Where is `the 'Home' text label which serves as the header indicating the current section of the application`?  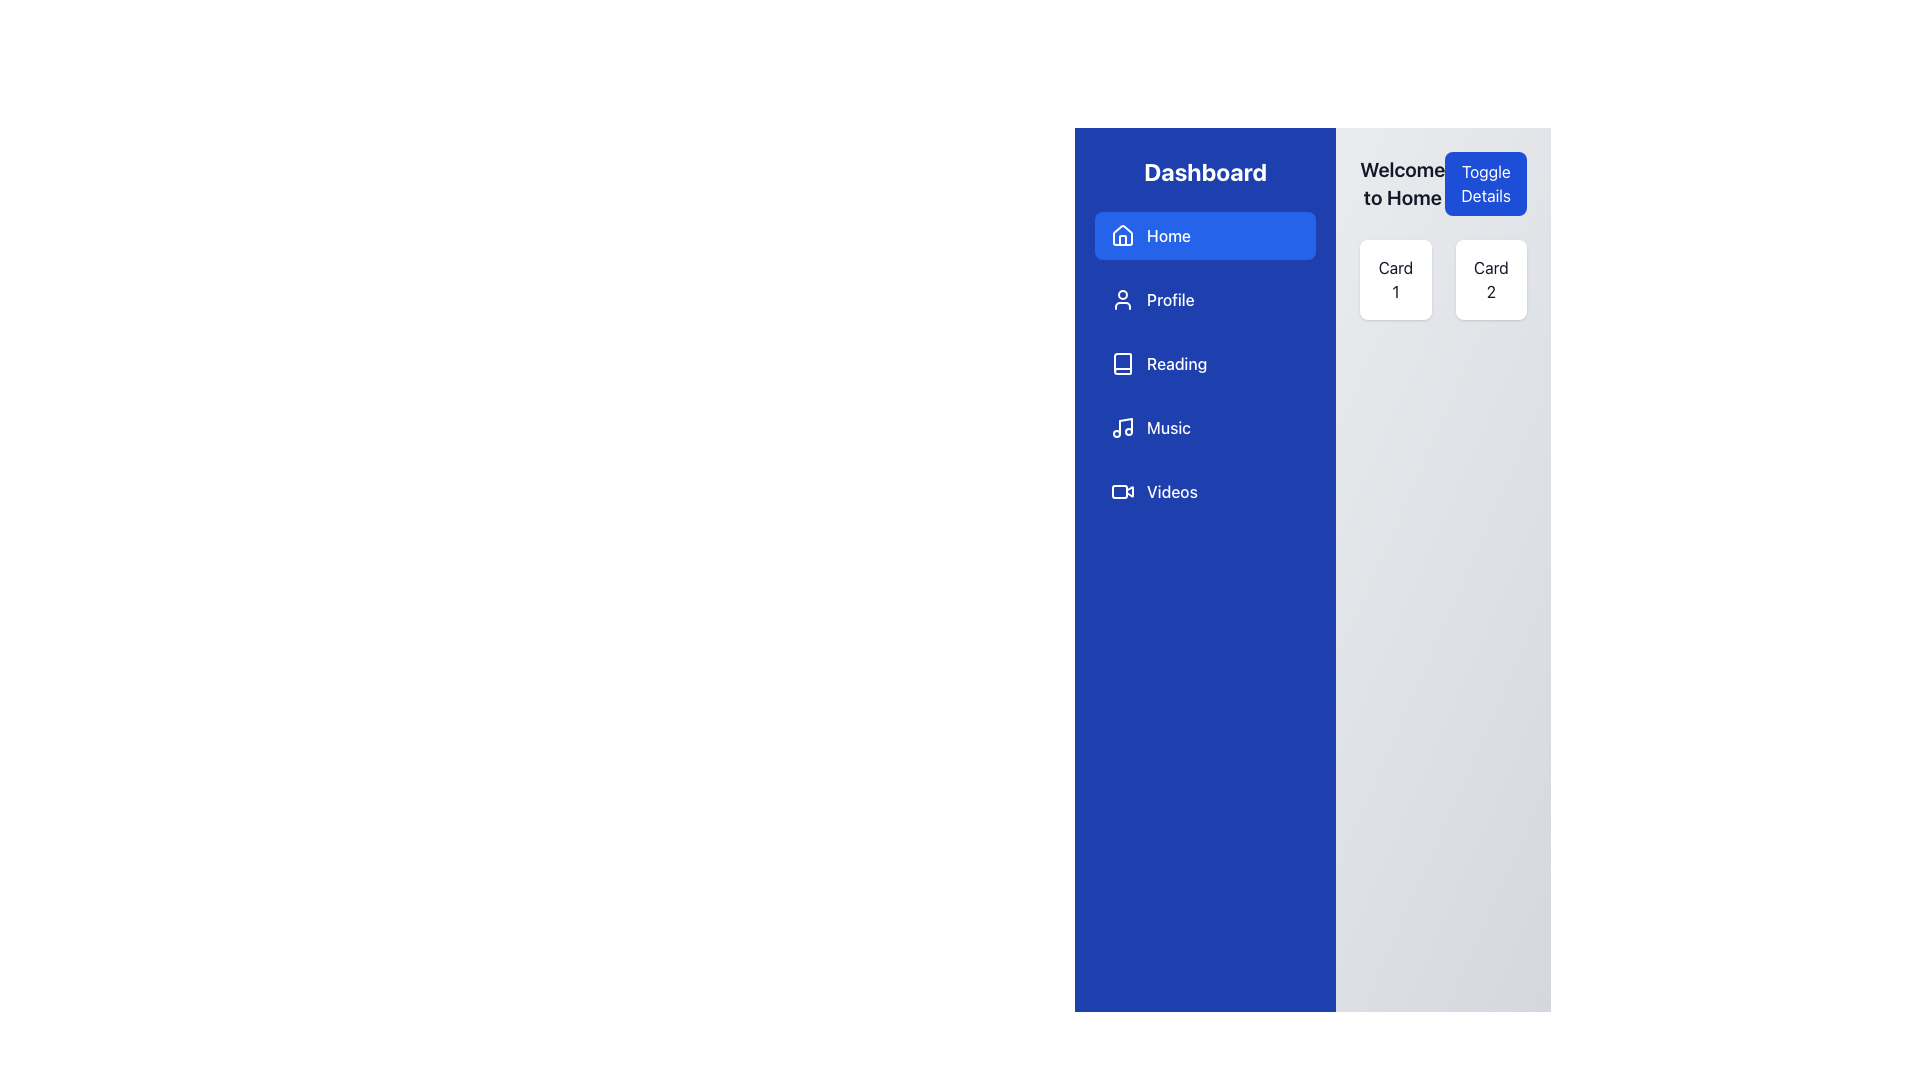 the 'Home' text label which serves as the header indicating the current section of the application is located at coordinates (1401, 184).